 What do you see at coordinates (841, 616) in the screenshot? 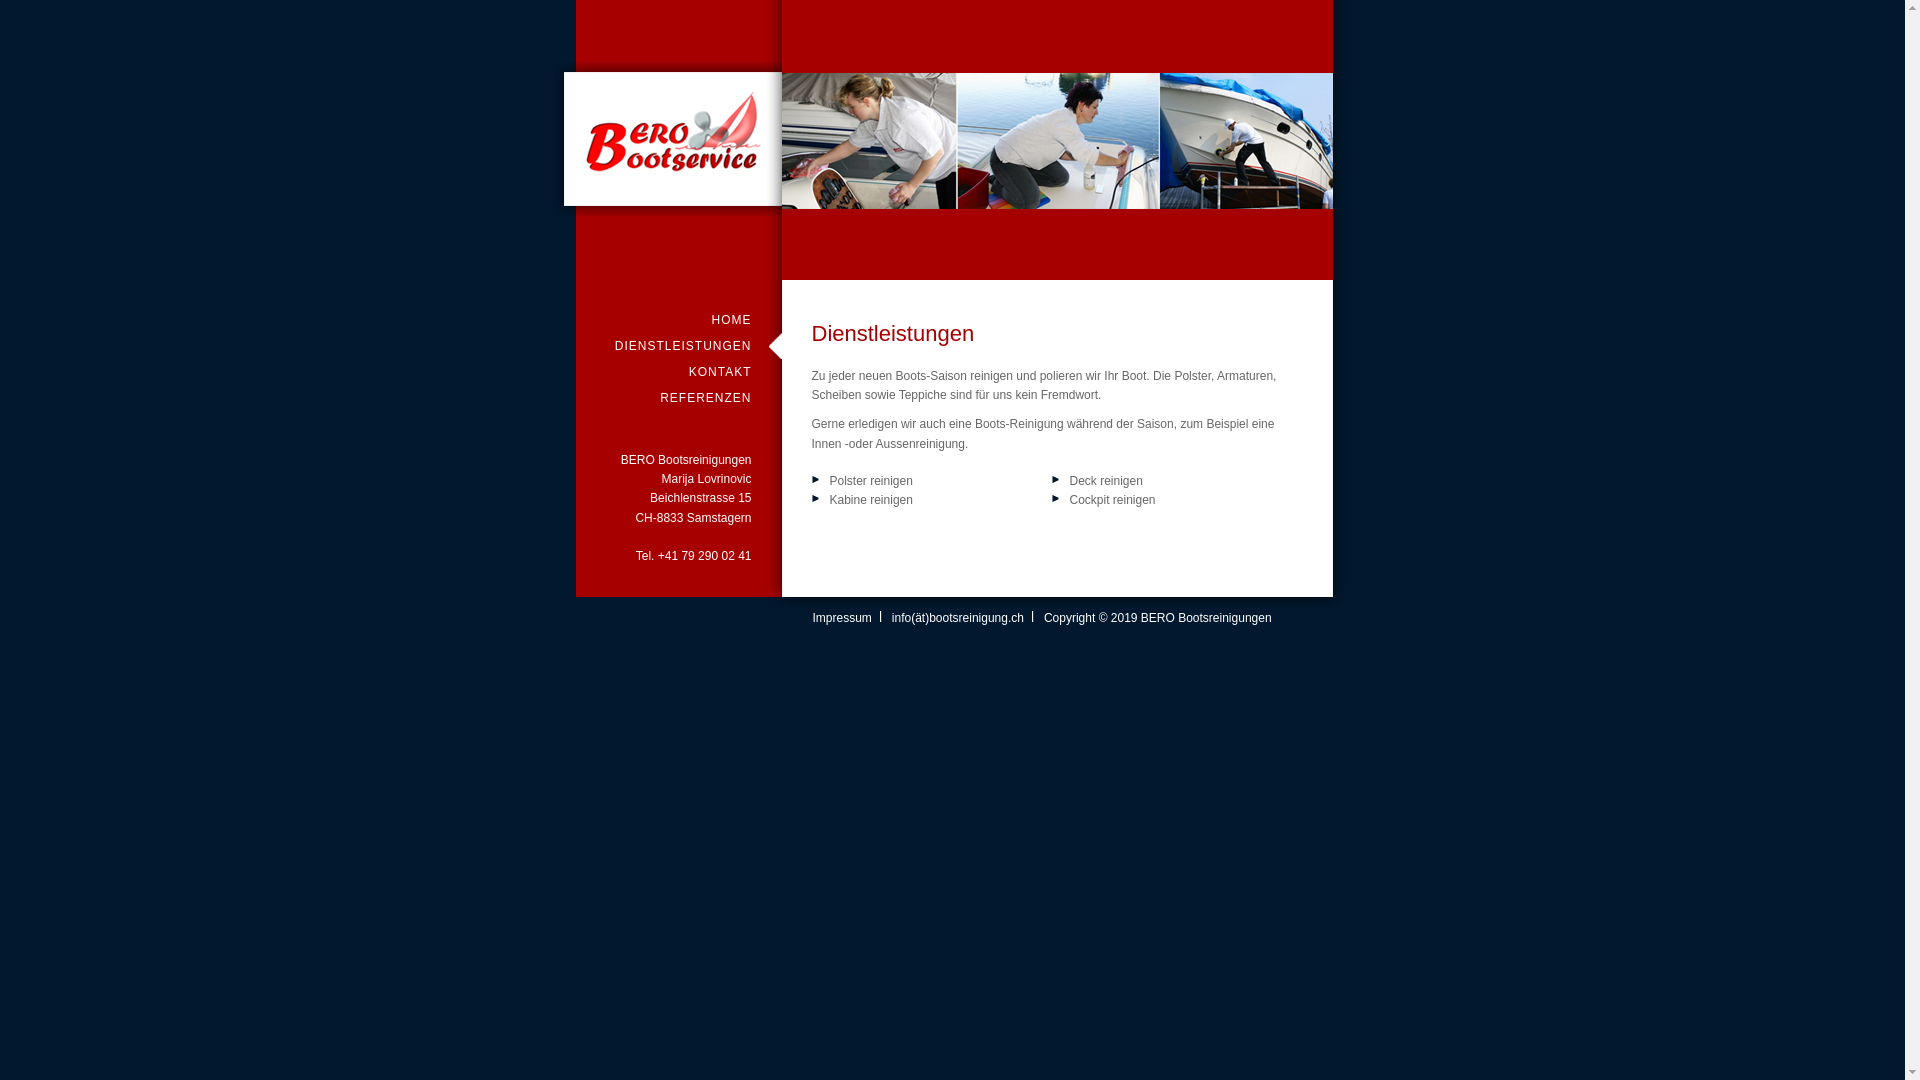
I see `'Impressum'` at bounding box center [841, 616].